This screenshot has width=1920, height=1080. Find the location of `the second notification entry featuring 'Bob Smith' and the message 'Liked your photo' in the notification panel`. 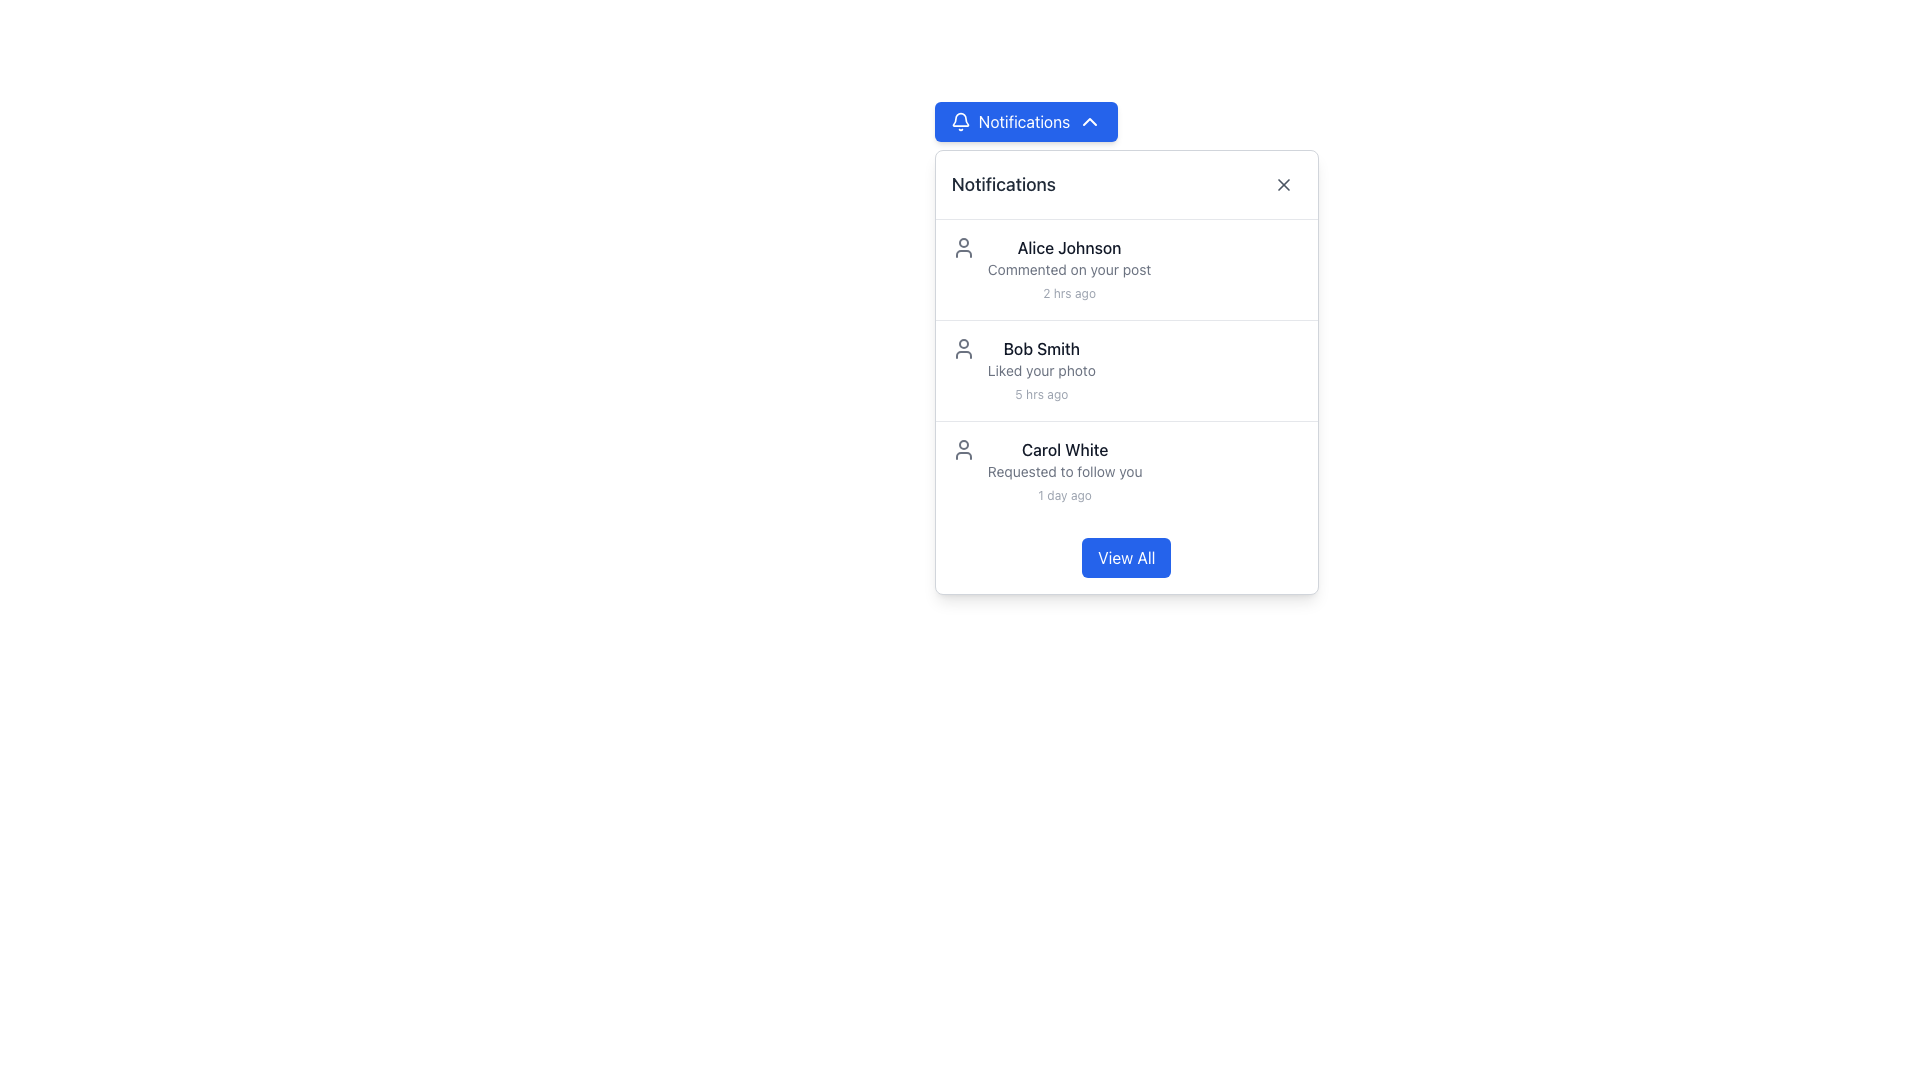

the second notification entry featuring 'Bob Smith' and the message 'Liked your photo' in the notification panel is located at coordinates (1126, 370).